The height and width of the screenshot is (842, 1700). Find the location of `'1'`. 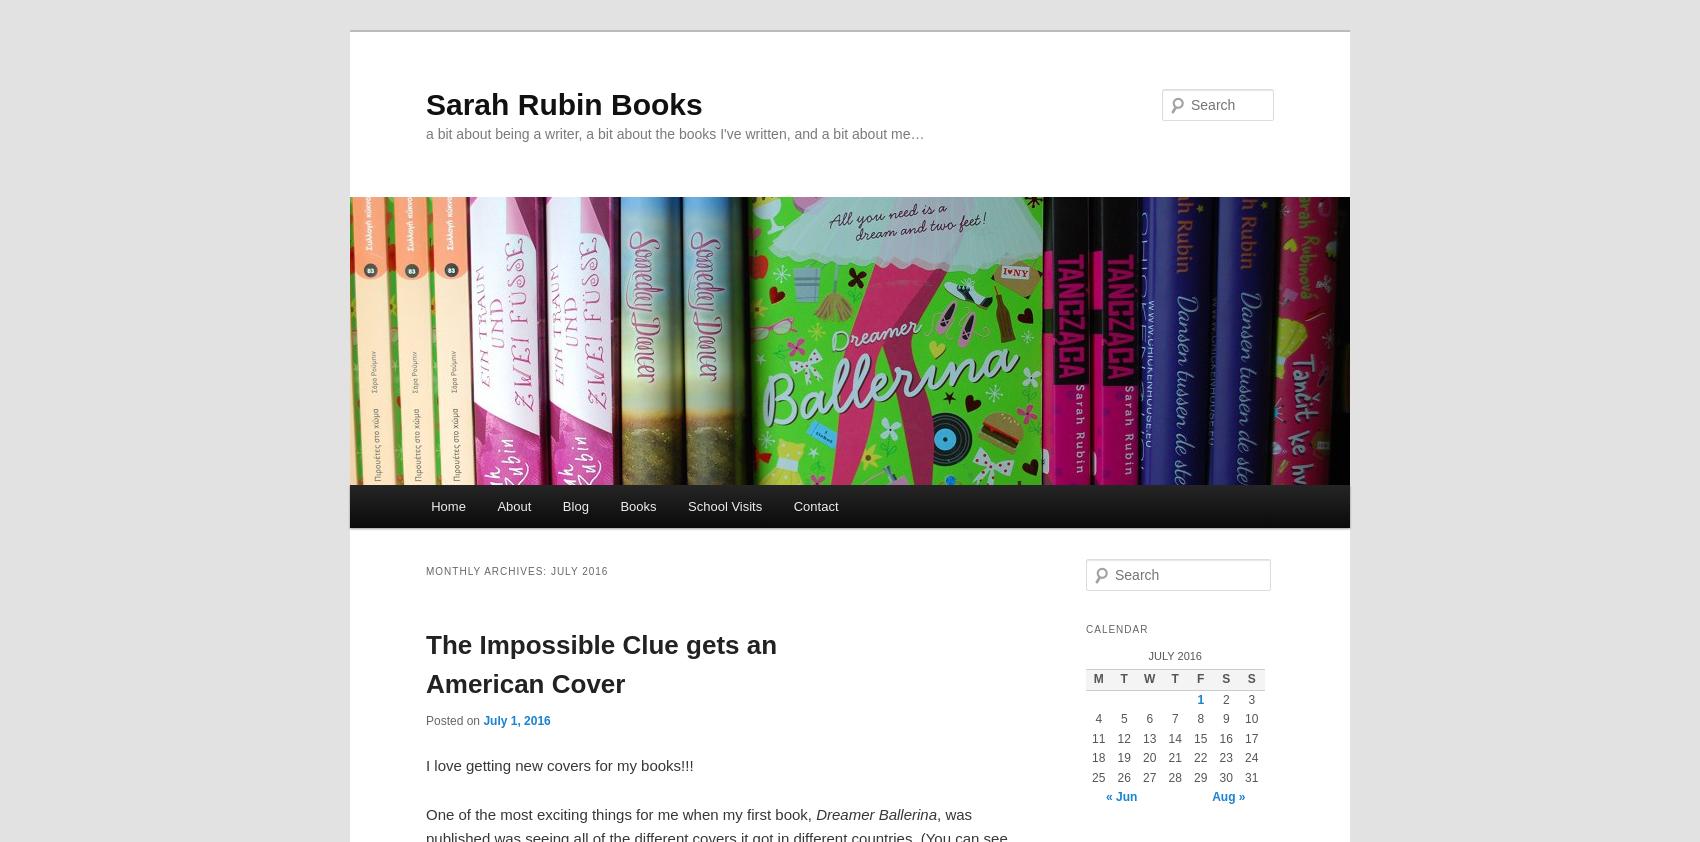

'1' is located at coordinates (1195, 699).